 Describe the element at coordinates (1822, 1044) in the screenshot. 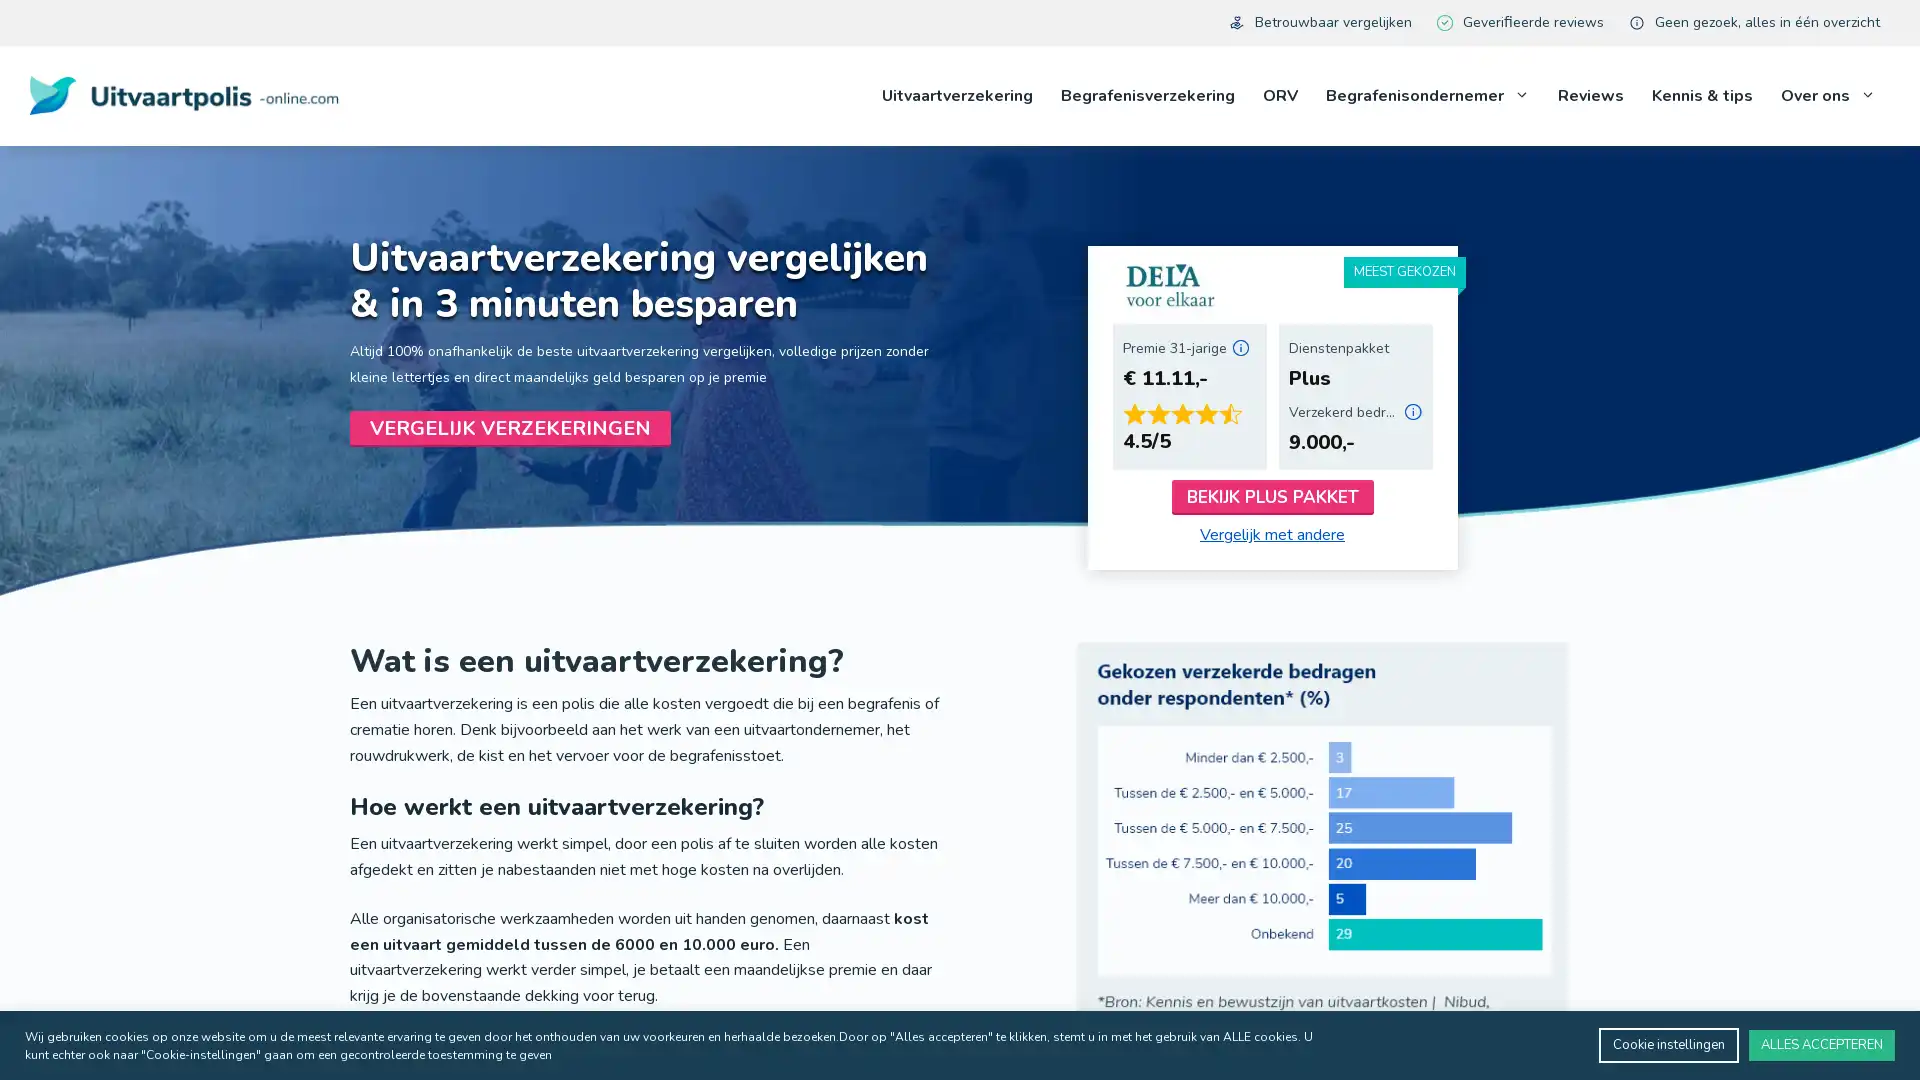

I see `ALLES ACCEPTEREN` at that location.